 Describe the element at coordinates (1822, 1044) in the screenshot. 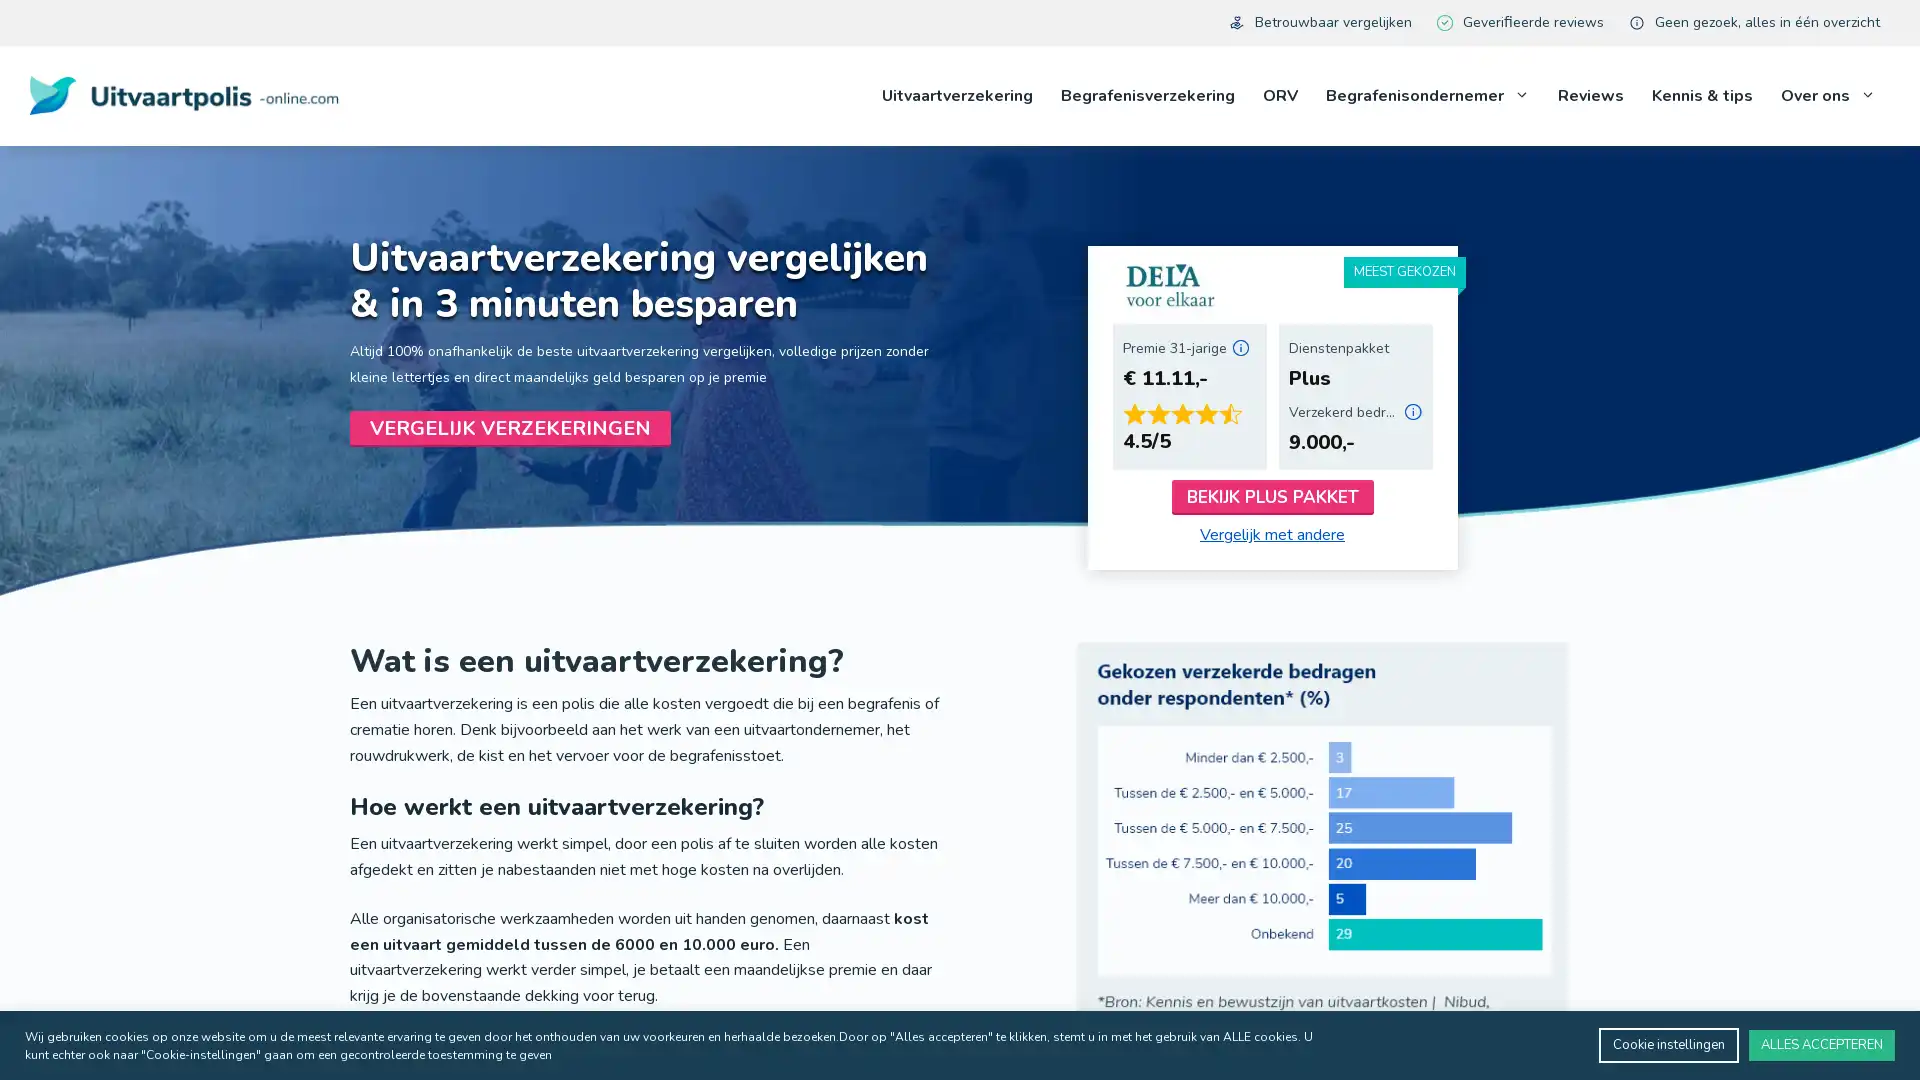

I see `ALLES ACCEPTEREN` at that location.